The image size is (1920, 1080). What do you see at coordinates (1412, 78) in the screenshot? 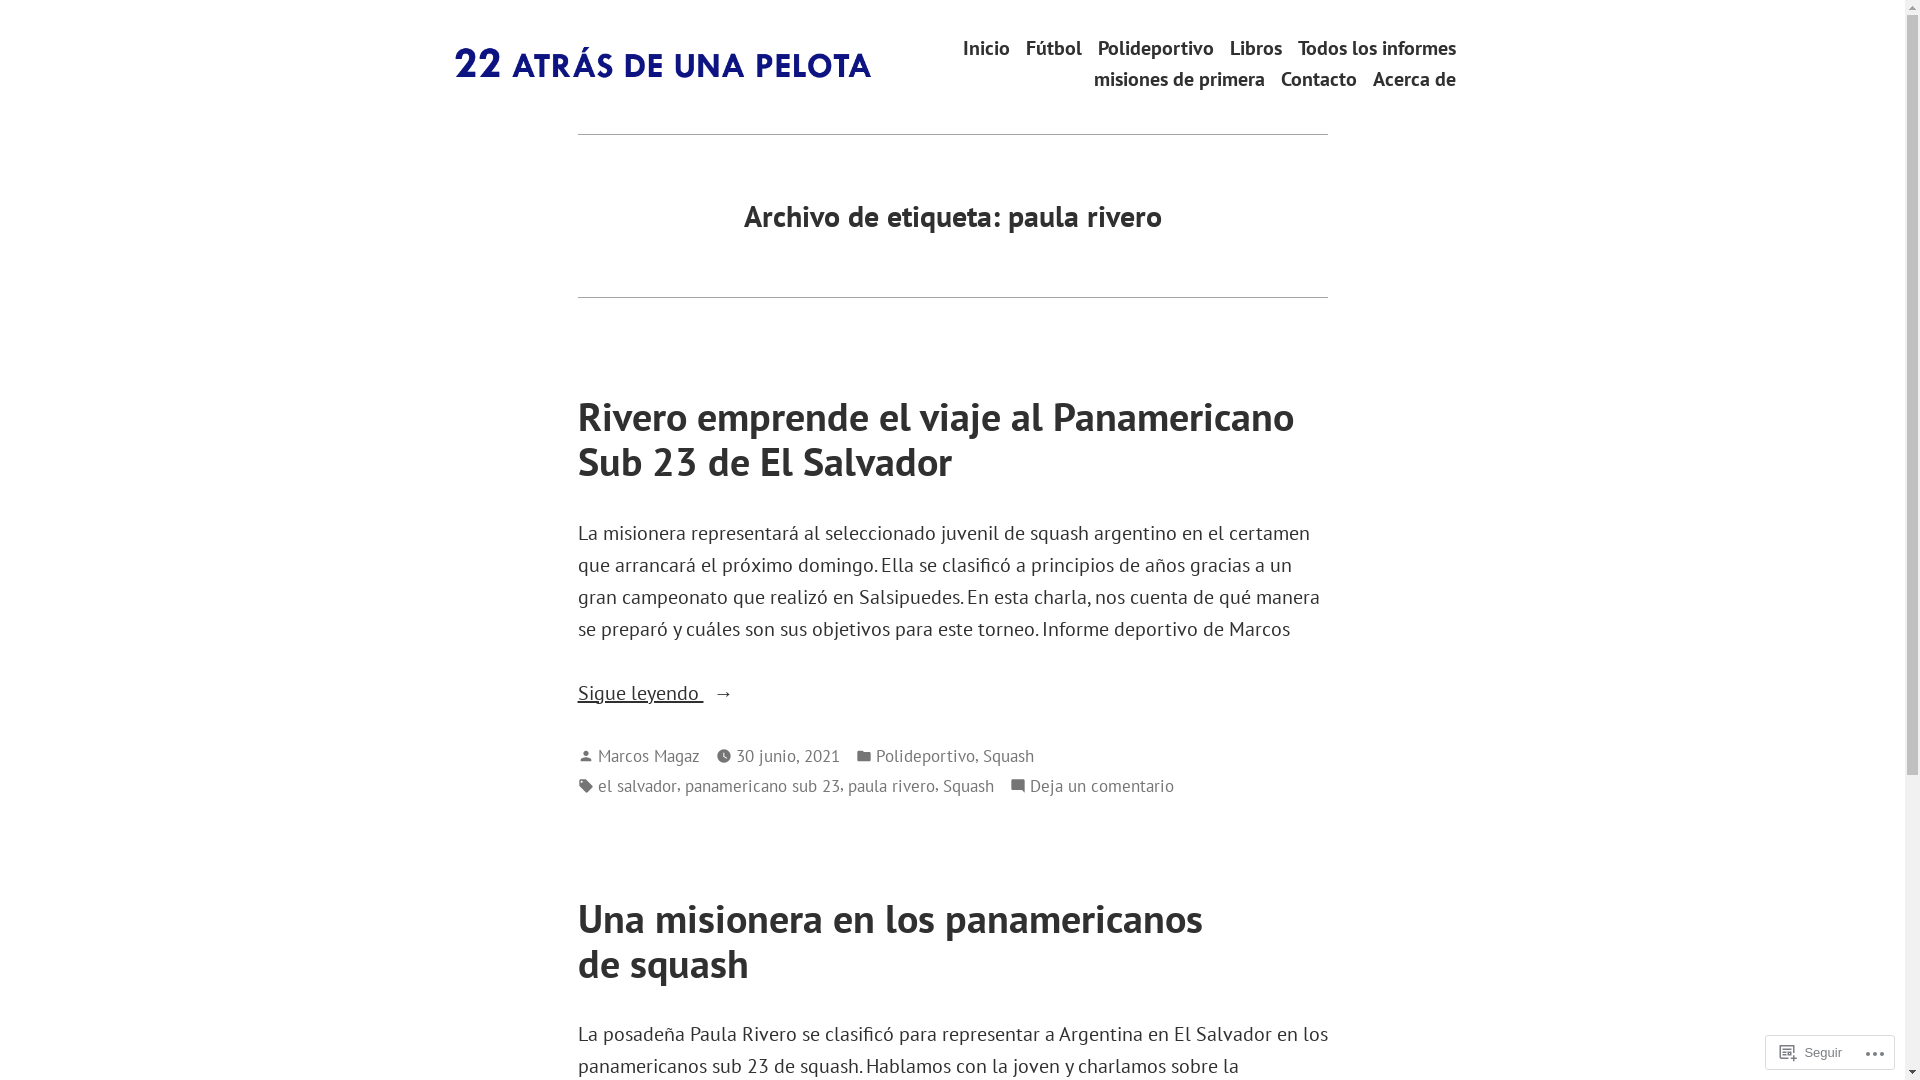
I see `'Acerca de'` at bounding box center [1412, 78].